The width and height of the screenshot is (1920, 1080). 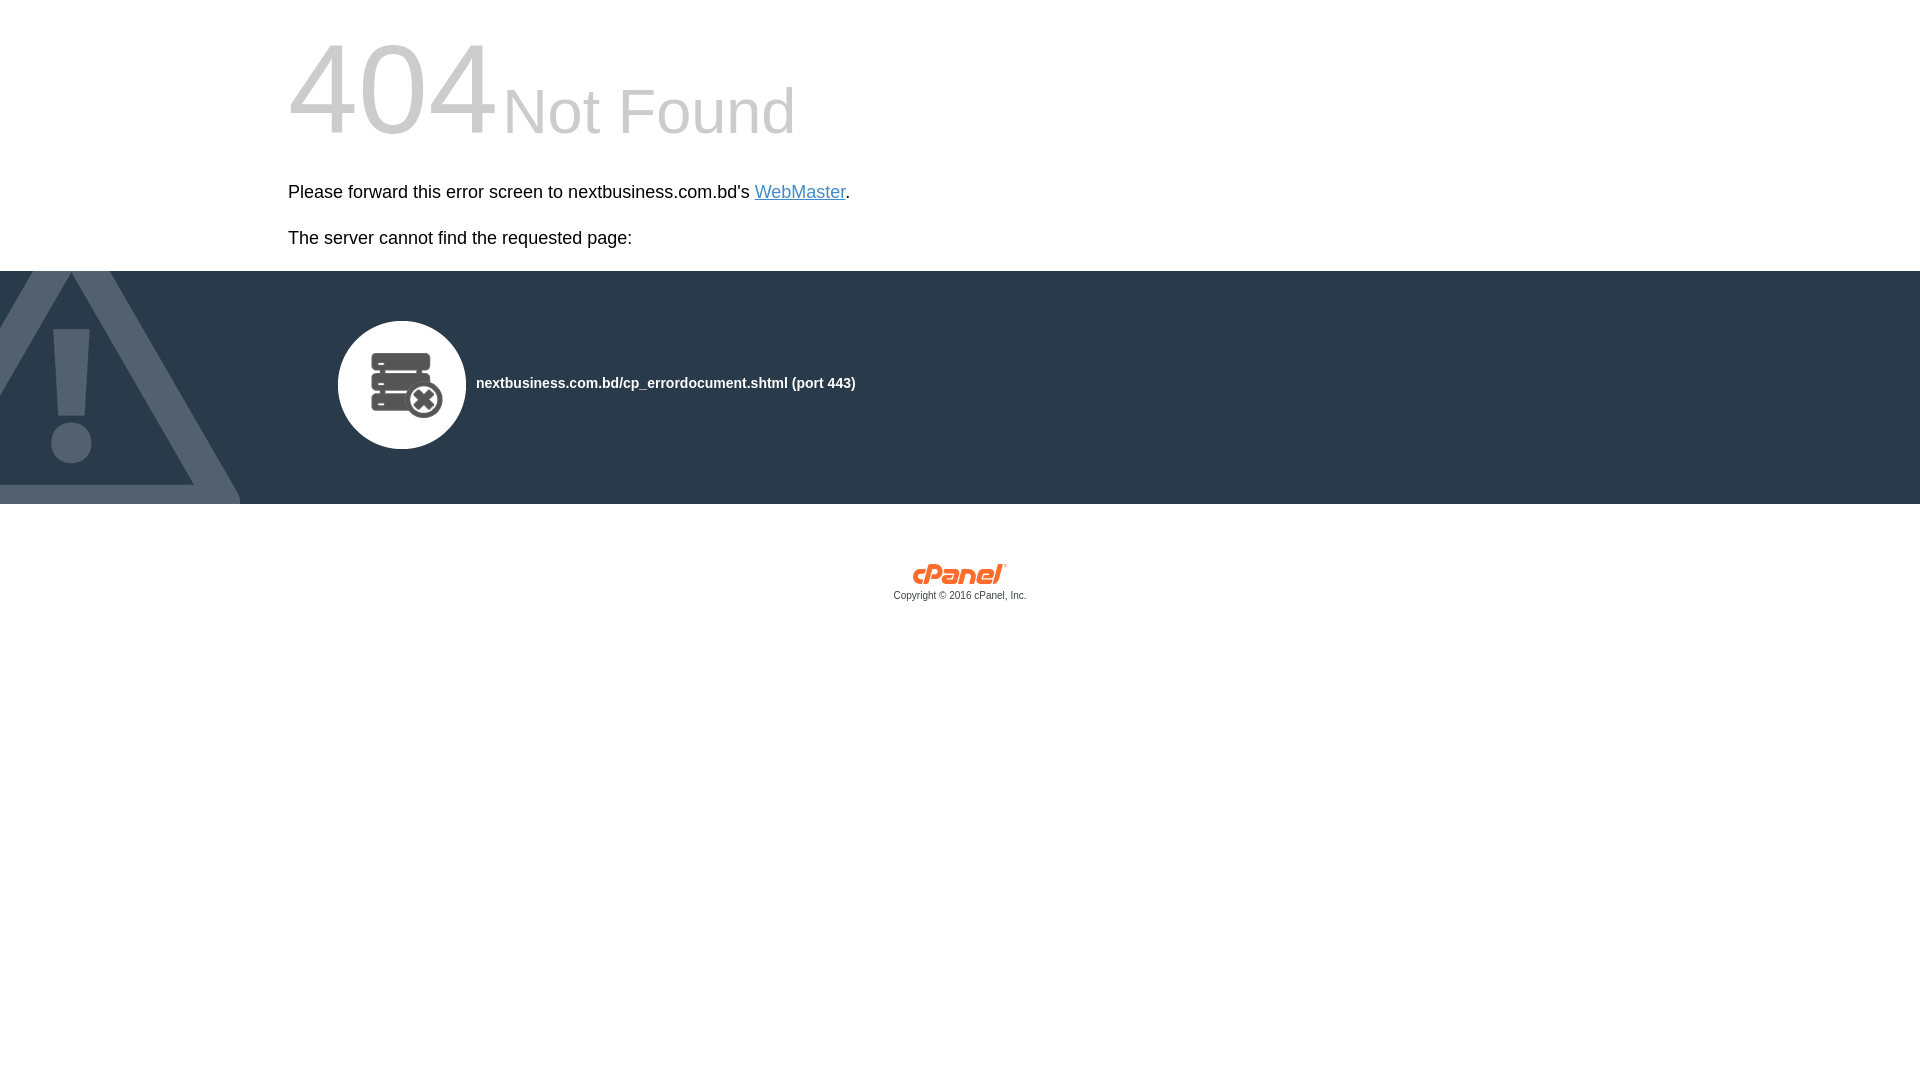 What do you see at coordinates (800, 192) in the screenshot?
I see `'WebMaster'` at bounding box center [800, 192].